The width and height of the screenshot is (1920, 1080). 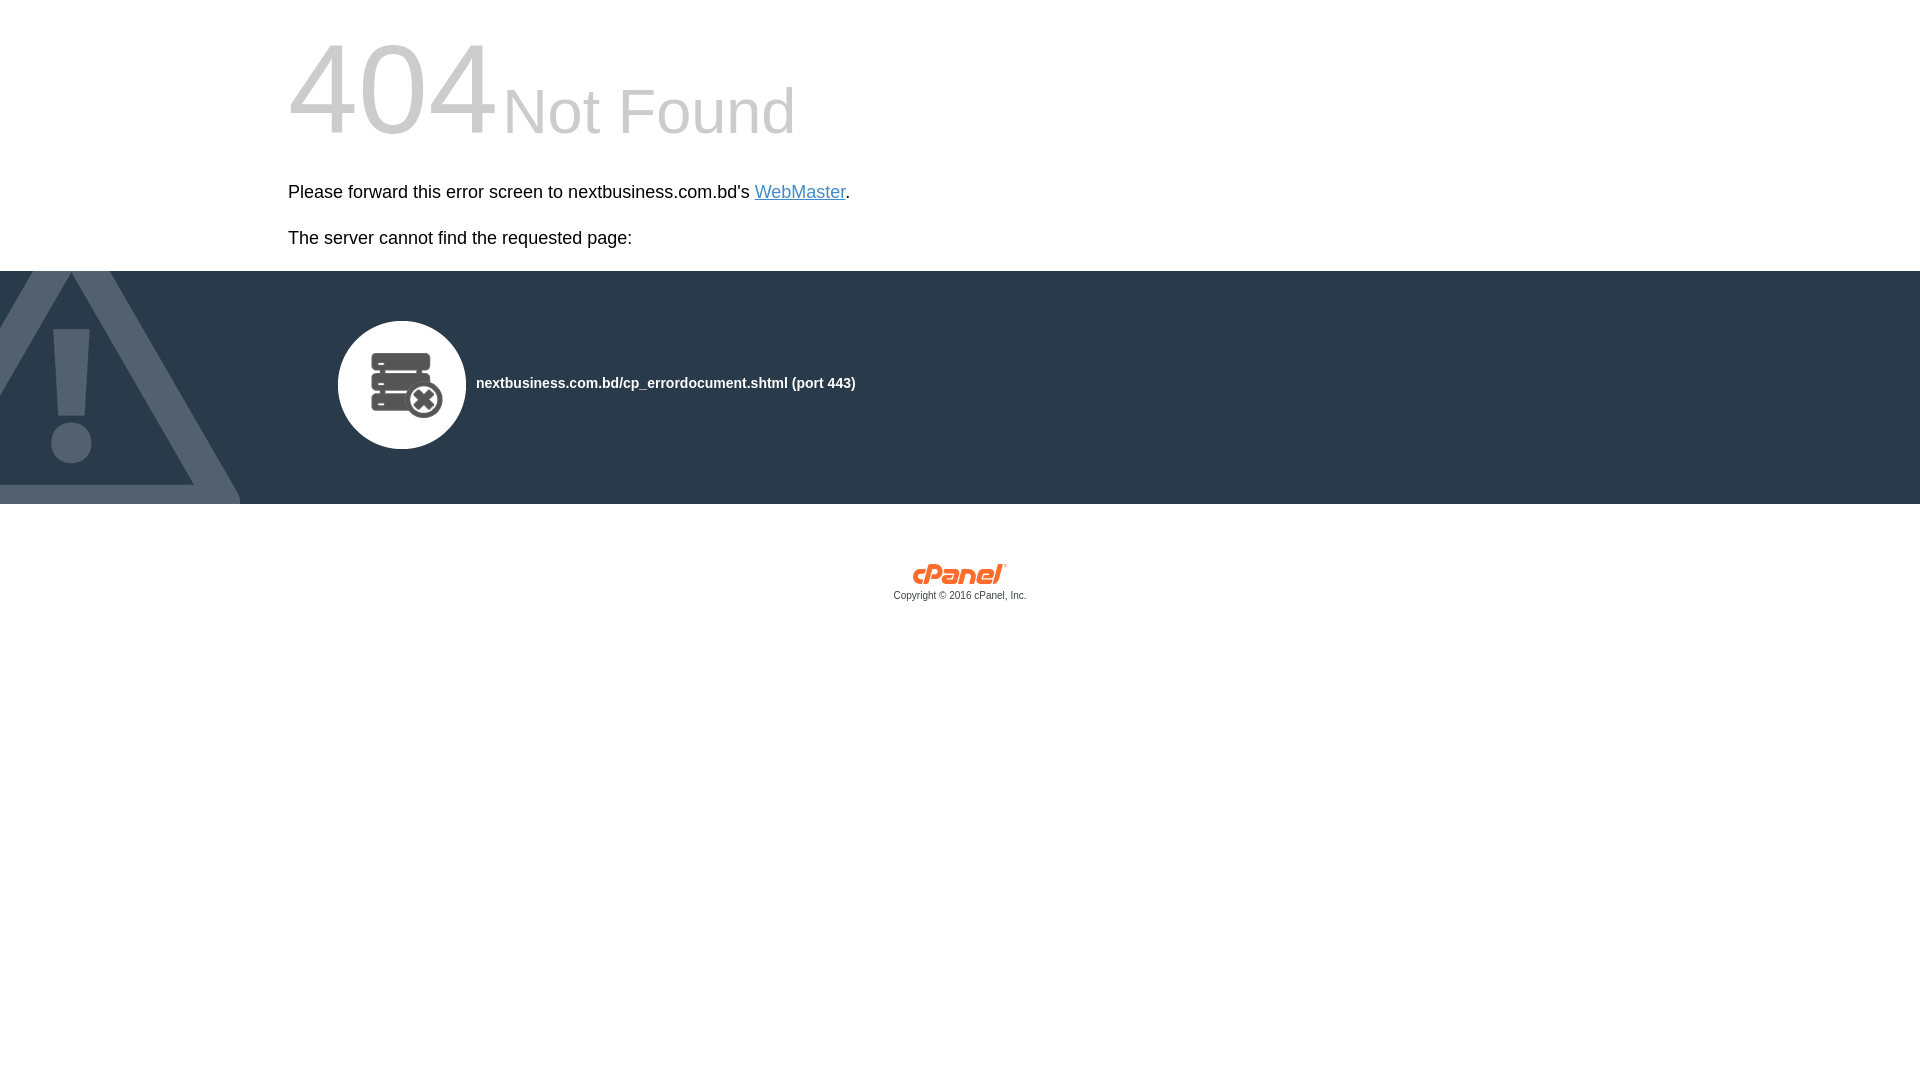 What do you see at coordinates (800, 192) in the screenshot?
I see `'WebMaster'` at bounding box center [800, 192].